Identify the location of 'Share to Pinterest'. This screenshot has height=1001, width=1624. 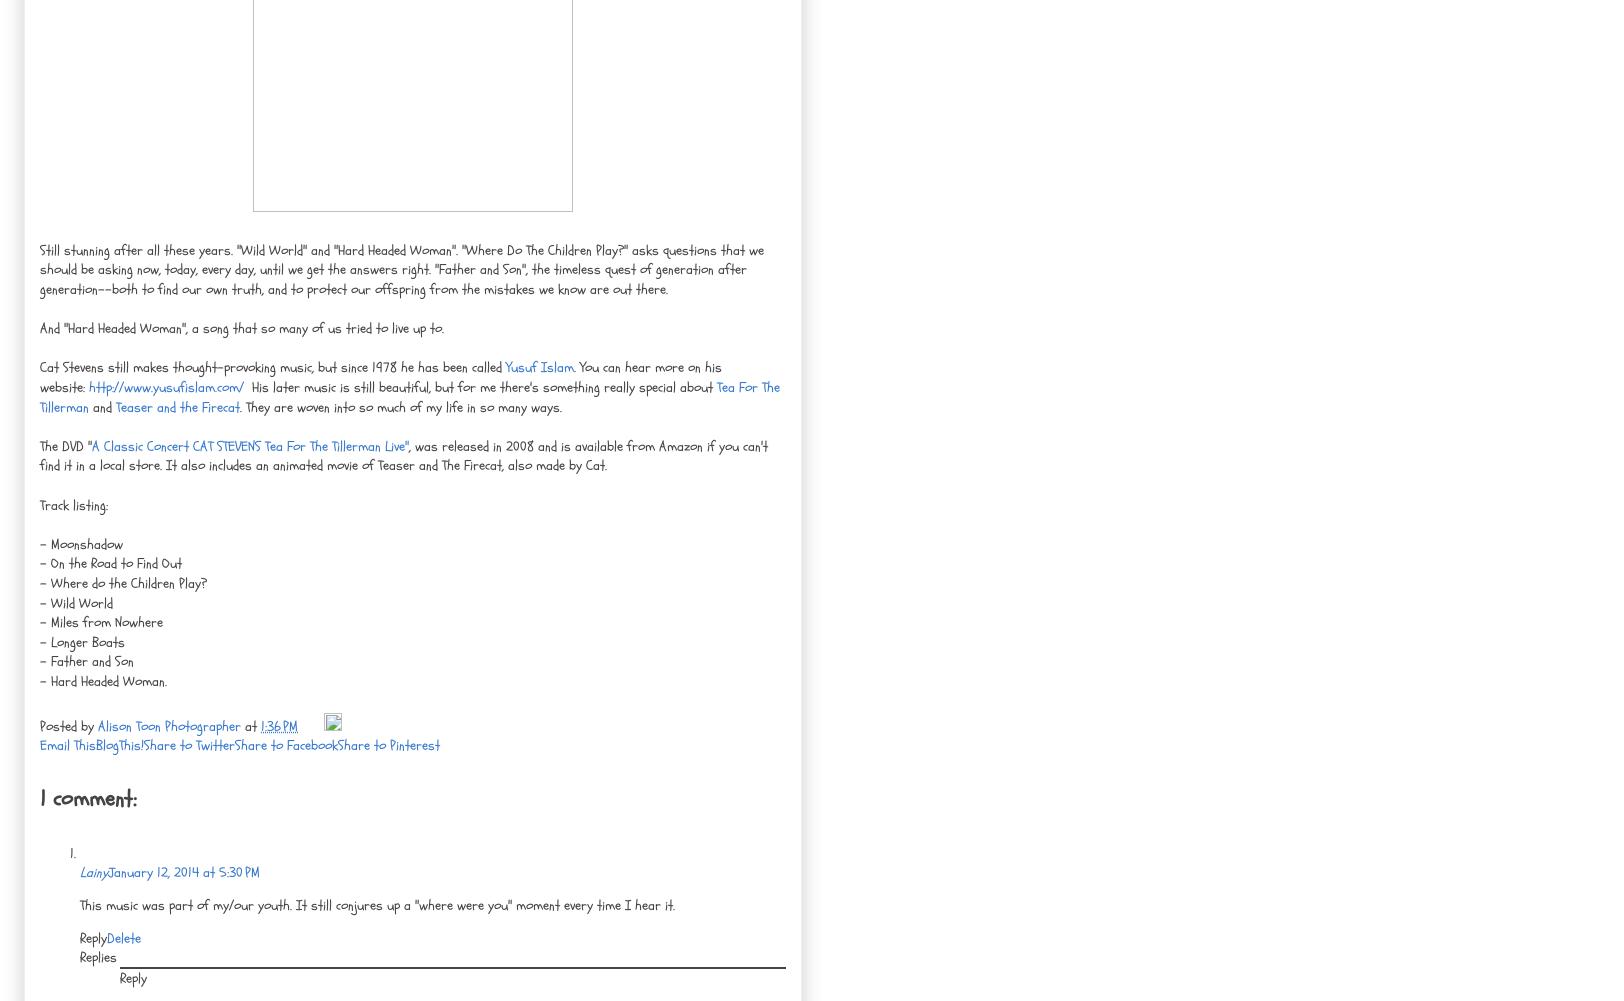
(388, 744).